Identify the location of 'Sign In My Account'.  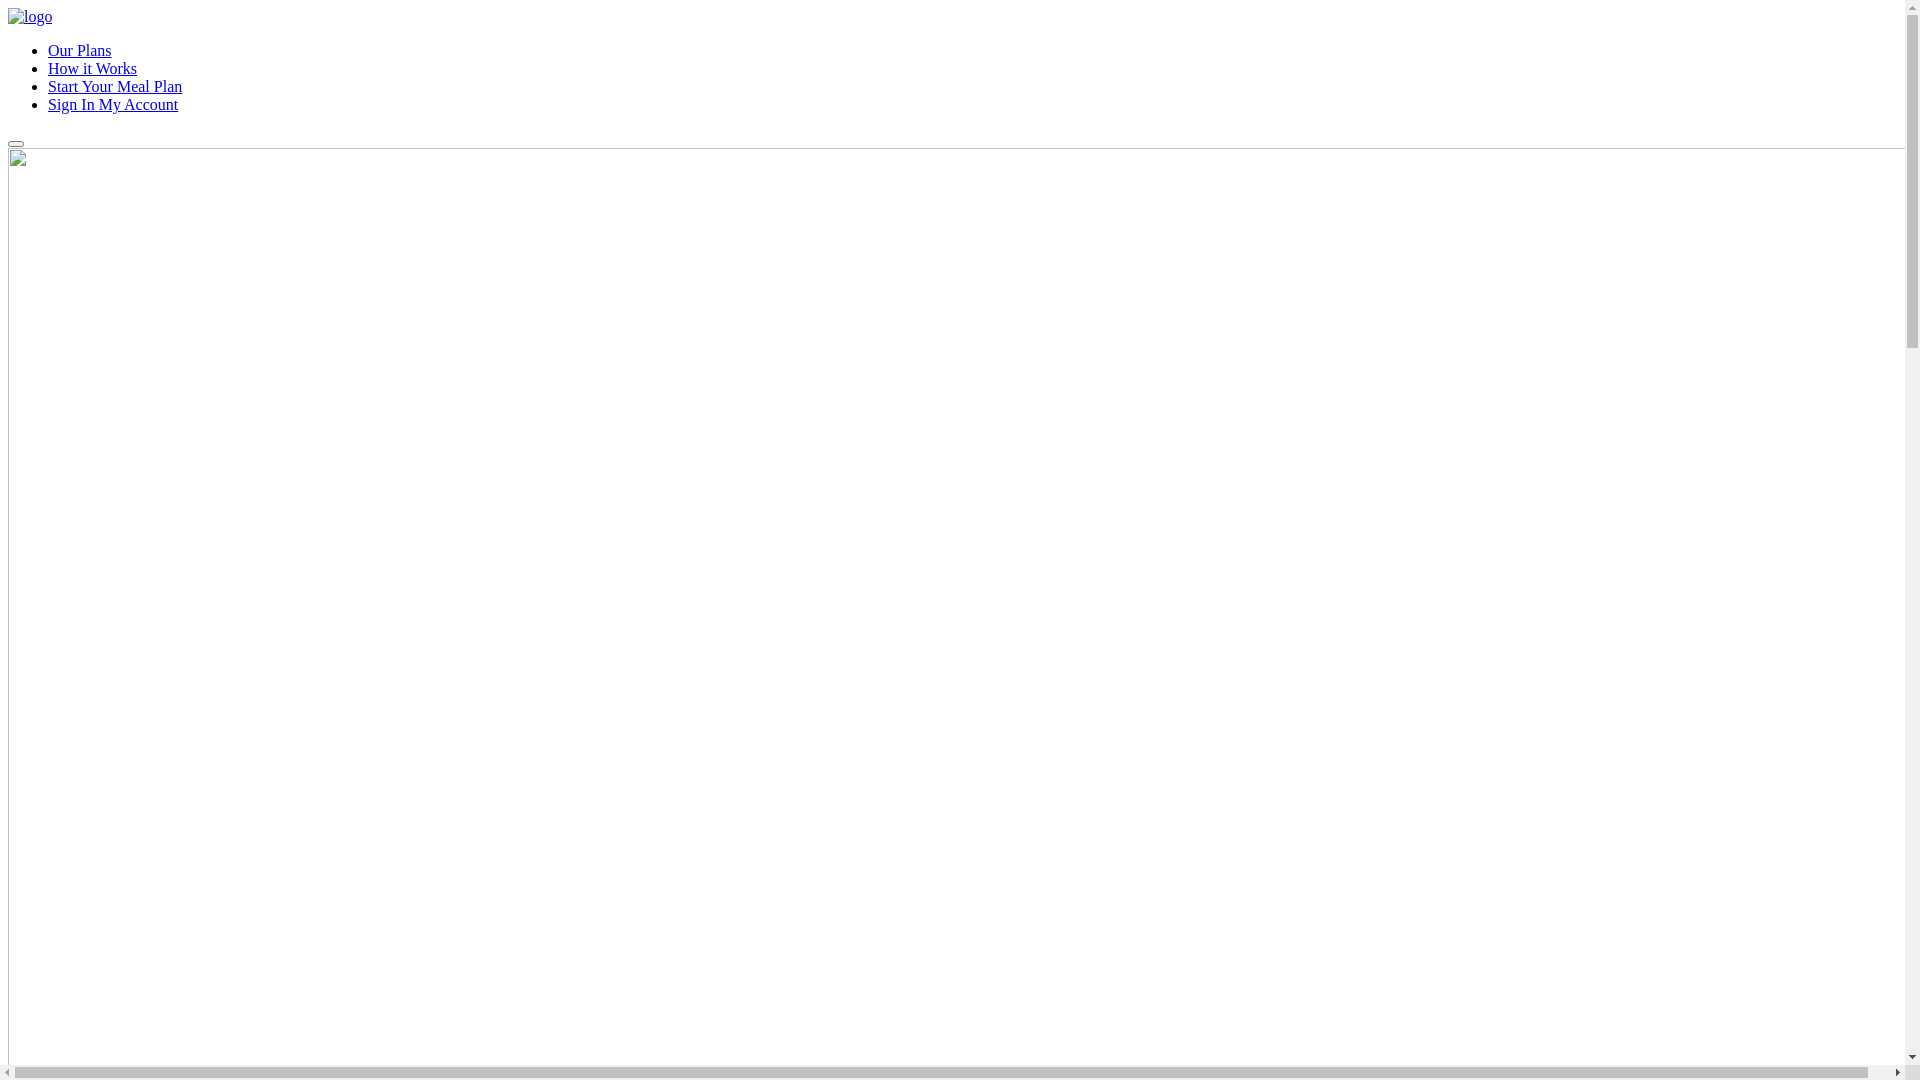
(112, 104).